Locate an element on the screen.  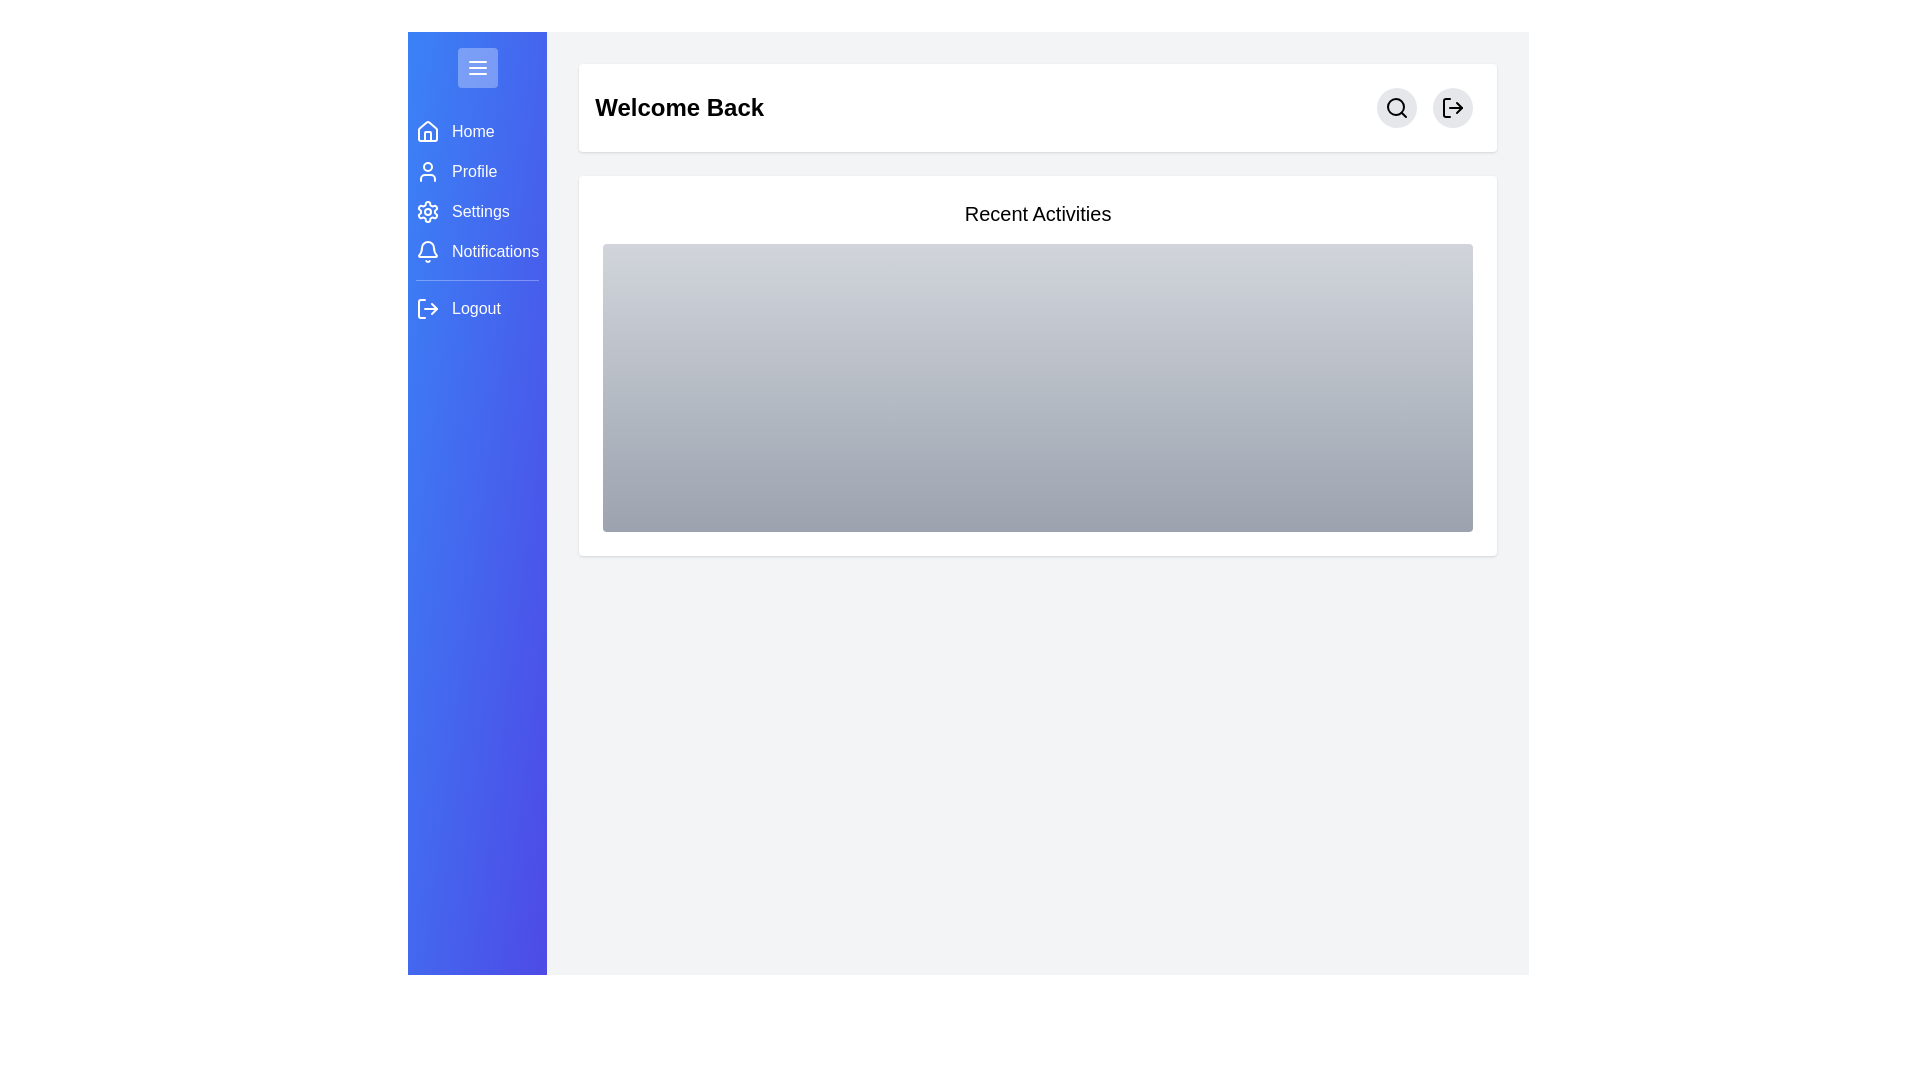
the 'Notifications' navigation link with a bell icon located on the left vertical navigation bar, positioned fourth from the top is located at coordinates (476, 250).